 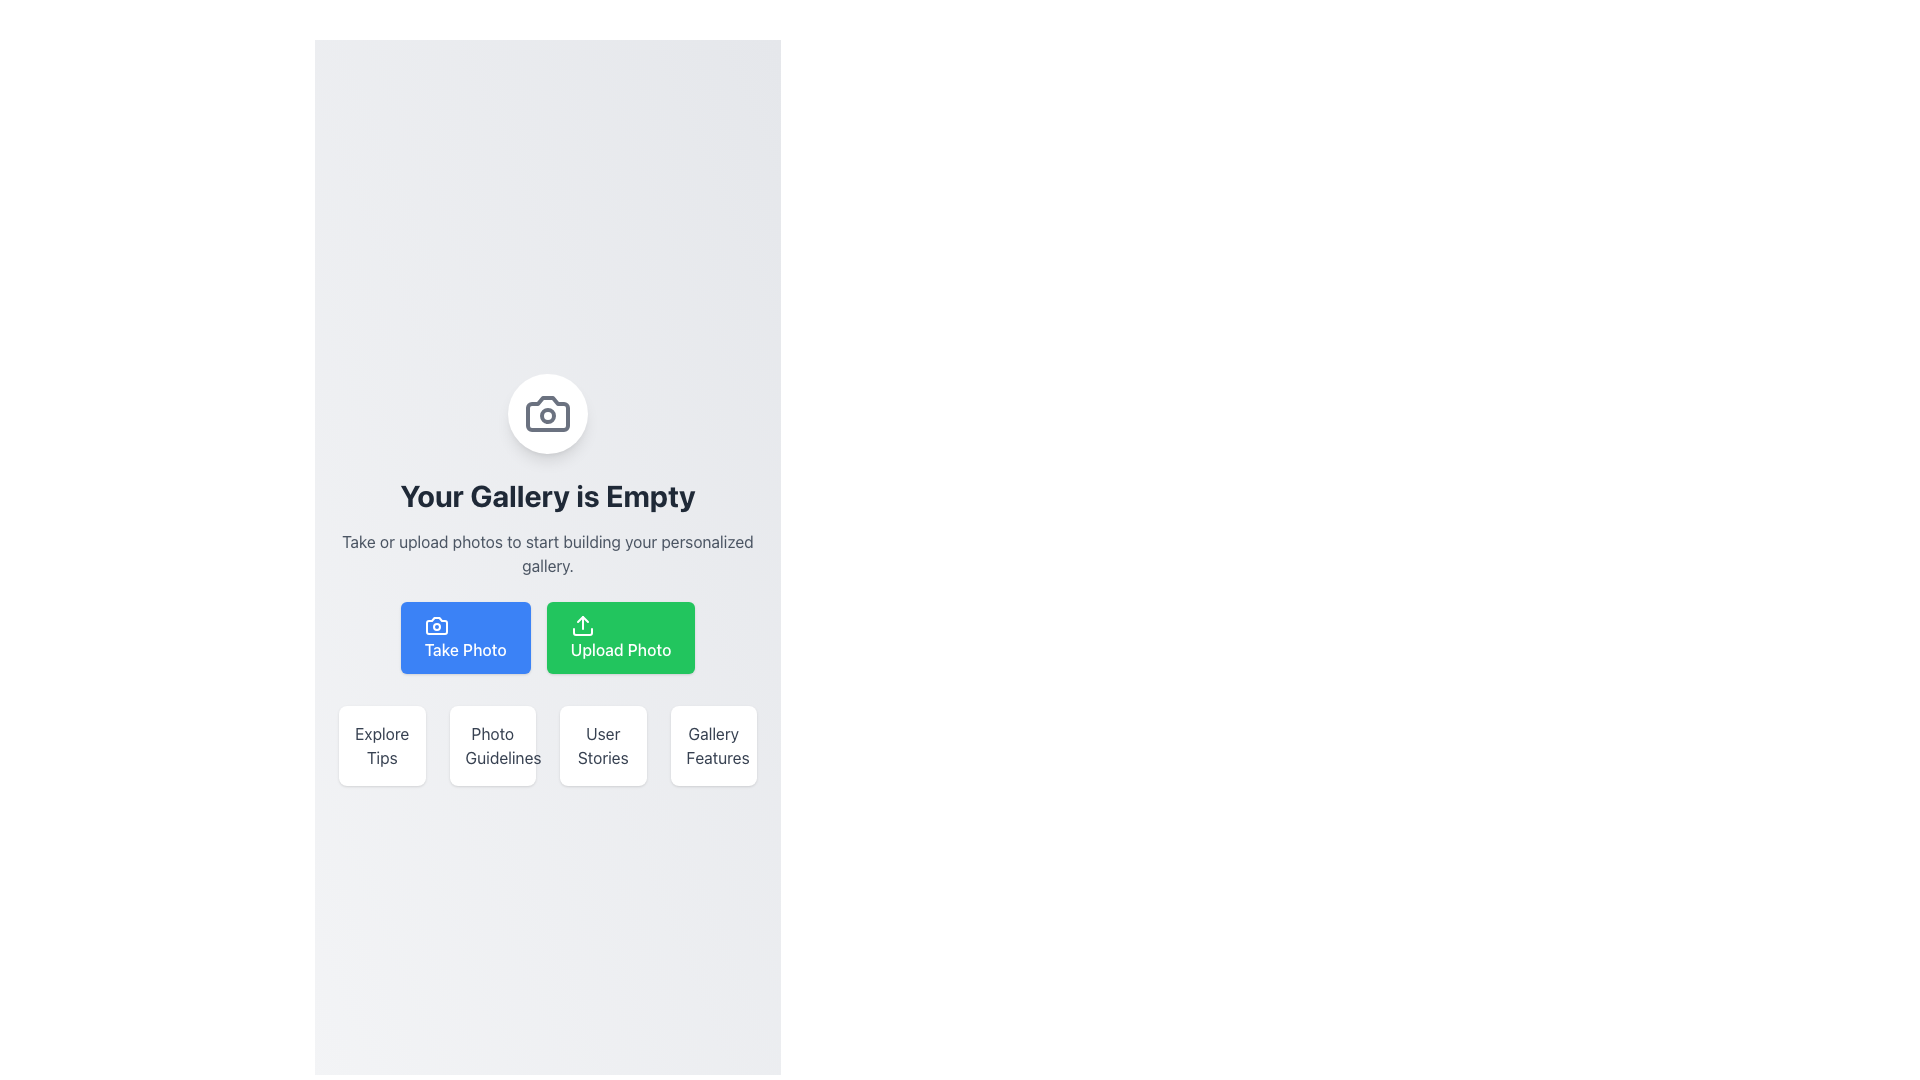 What do you see at coordinates (547, 415) in the screenshot?
I see `the small circular shape within the camera icon graphic, which represents the lens of the camera design in the SVG component` at bounding box center [547, 415].